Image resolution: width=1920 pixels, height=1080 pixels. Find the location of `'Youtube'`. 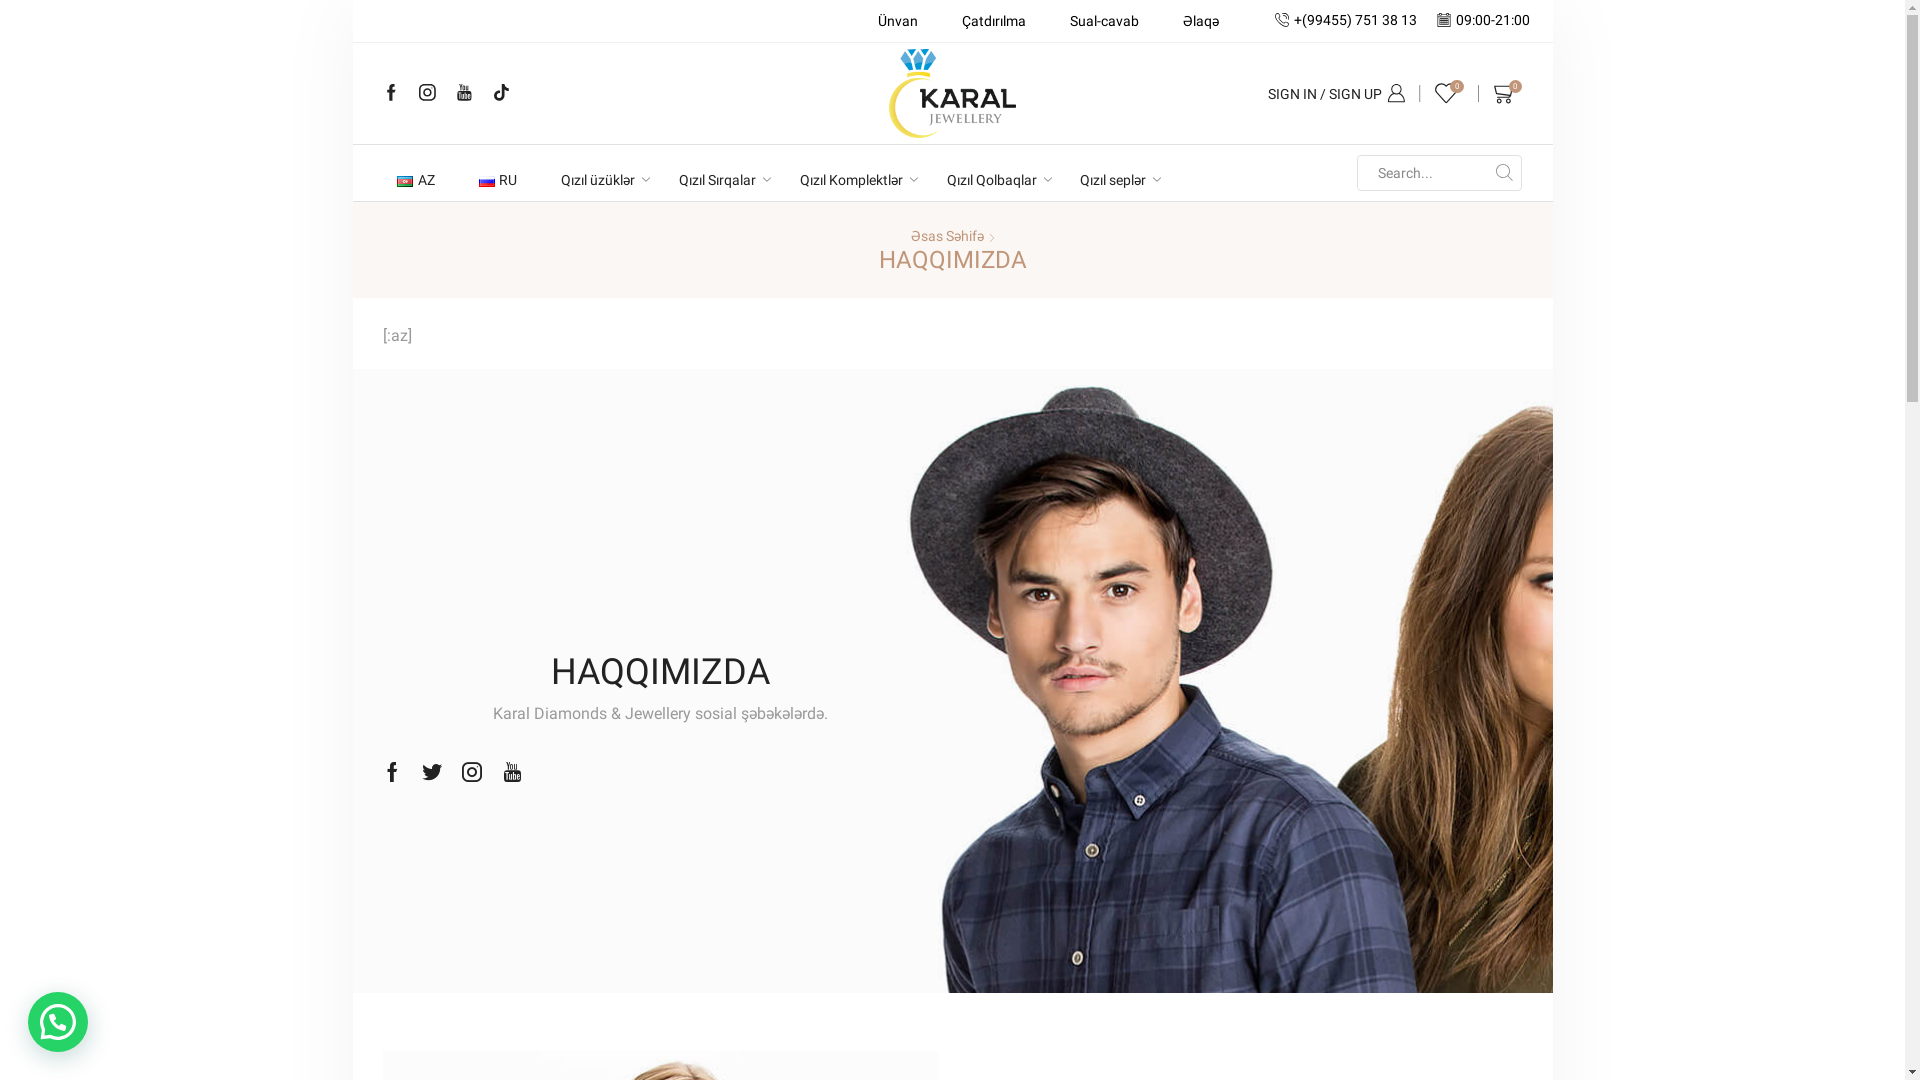

'Youtube' is located at coordinates (463, 93).